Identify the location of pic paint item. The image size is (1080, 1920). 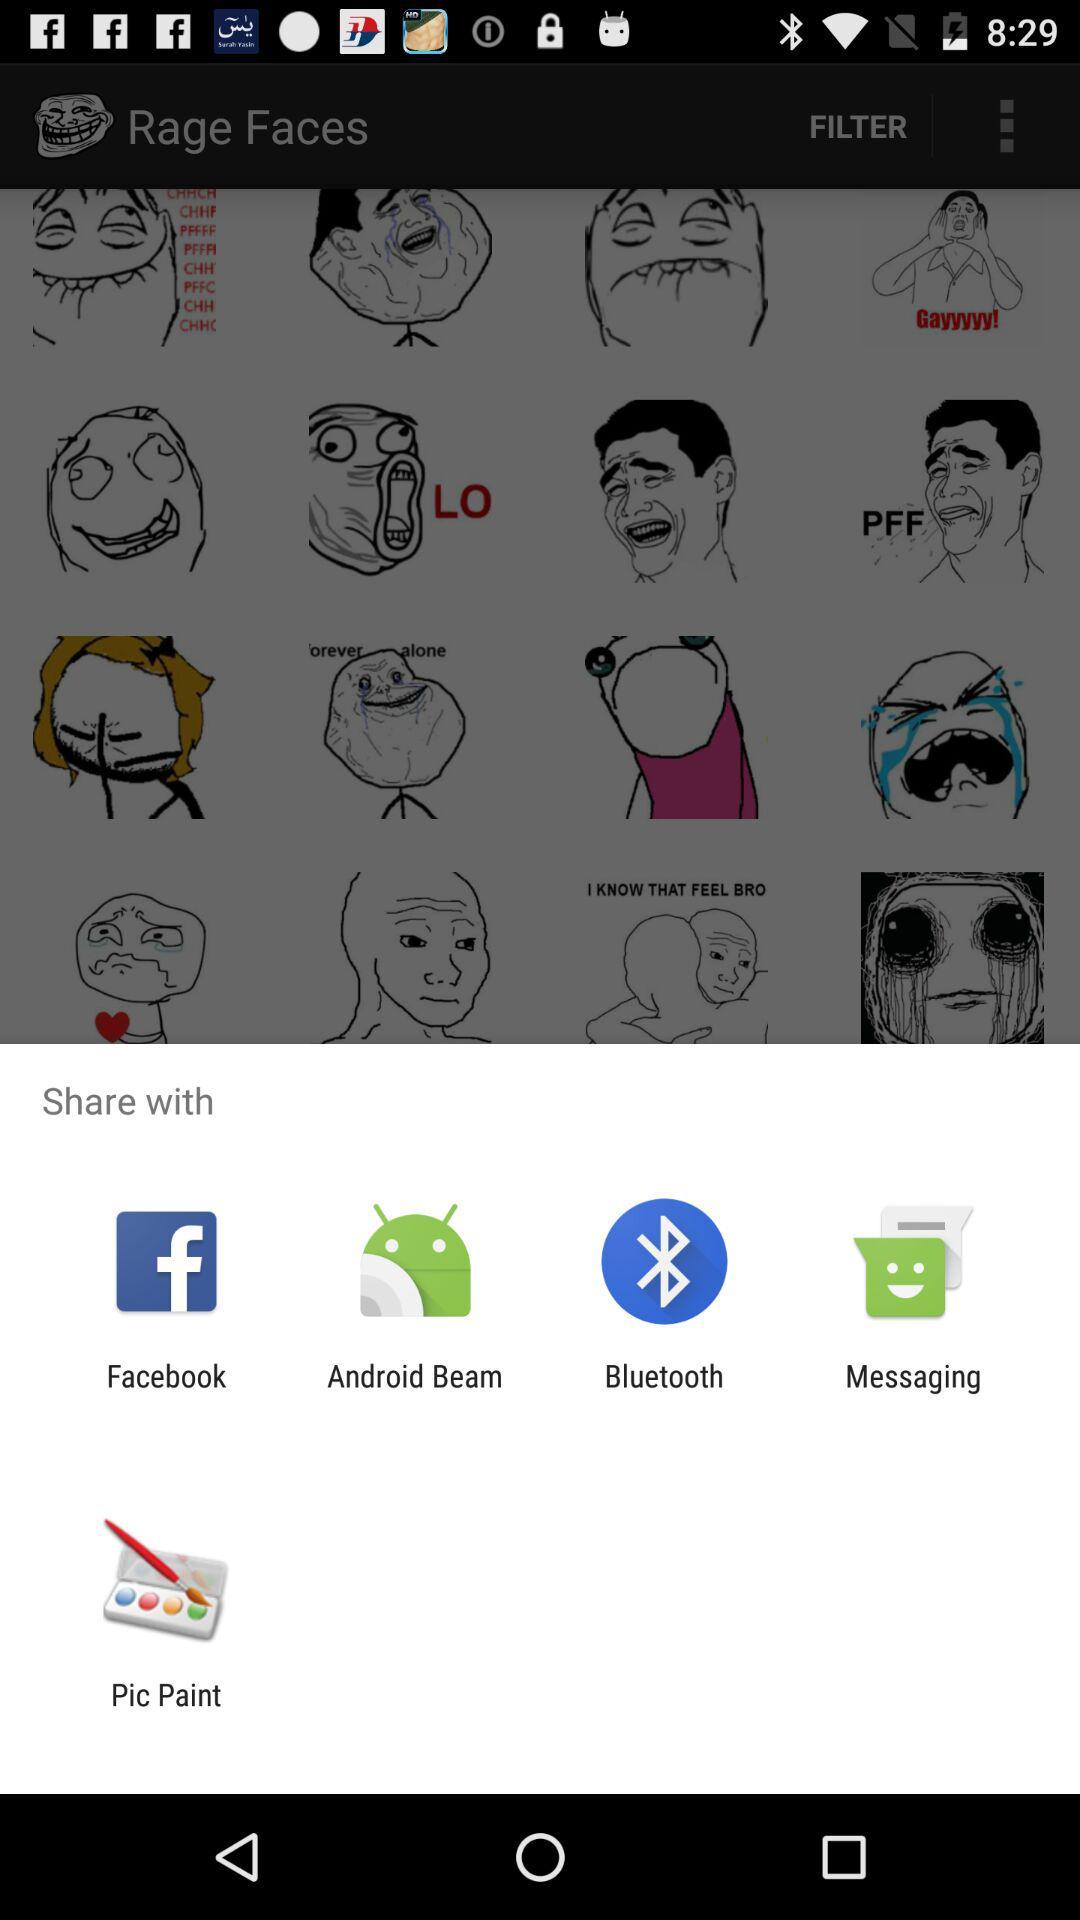
(165, 1711).